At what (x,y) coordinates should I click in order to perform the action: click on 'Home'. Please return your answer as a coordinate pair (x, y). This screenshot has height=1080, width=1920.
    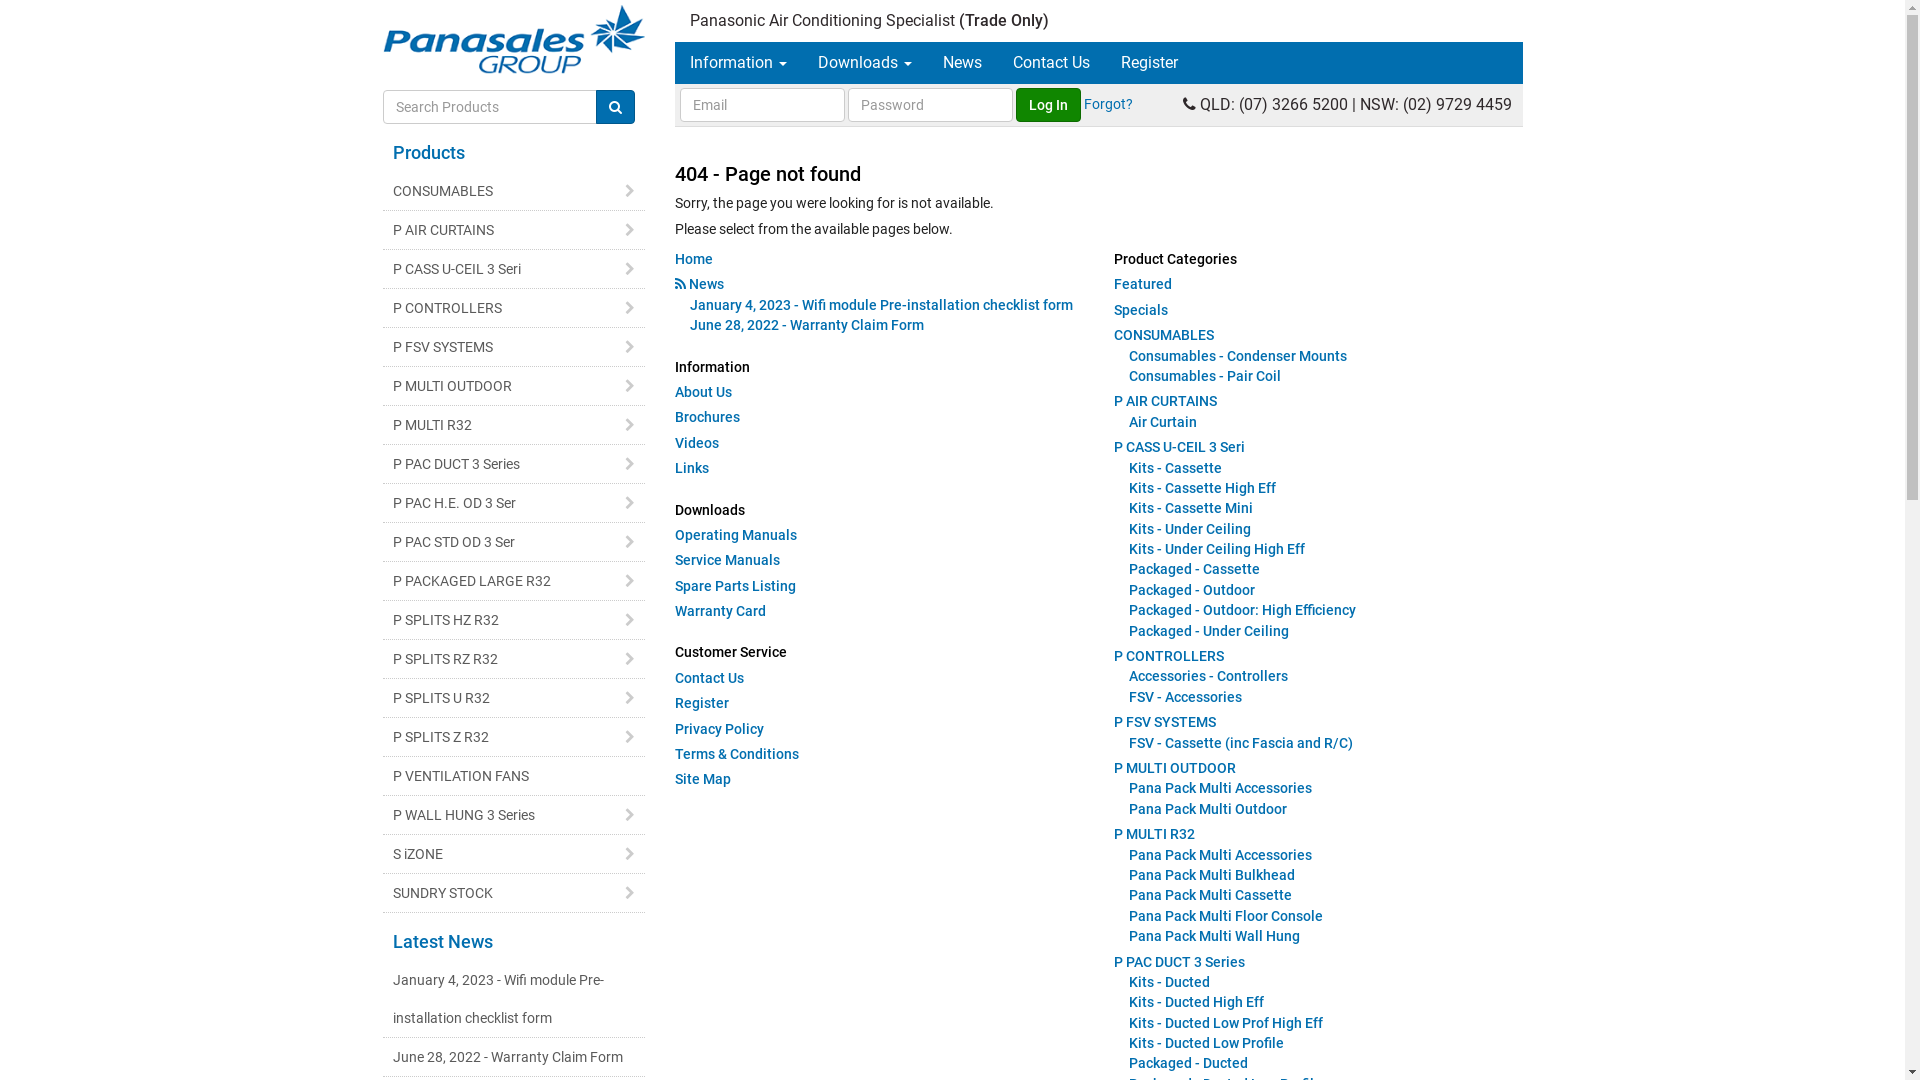
    Looking at the image, I should click on (675, 257).